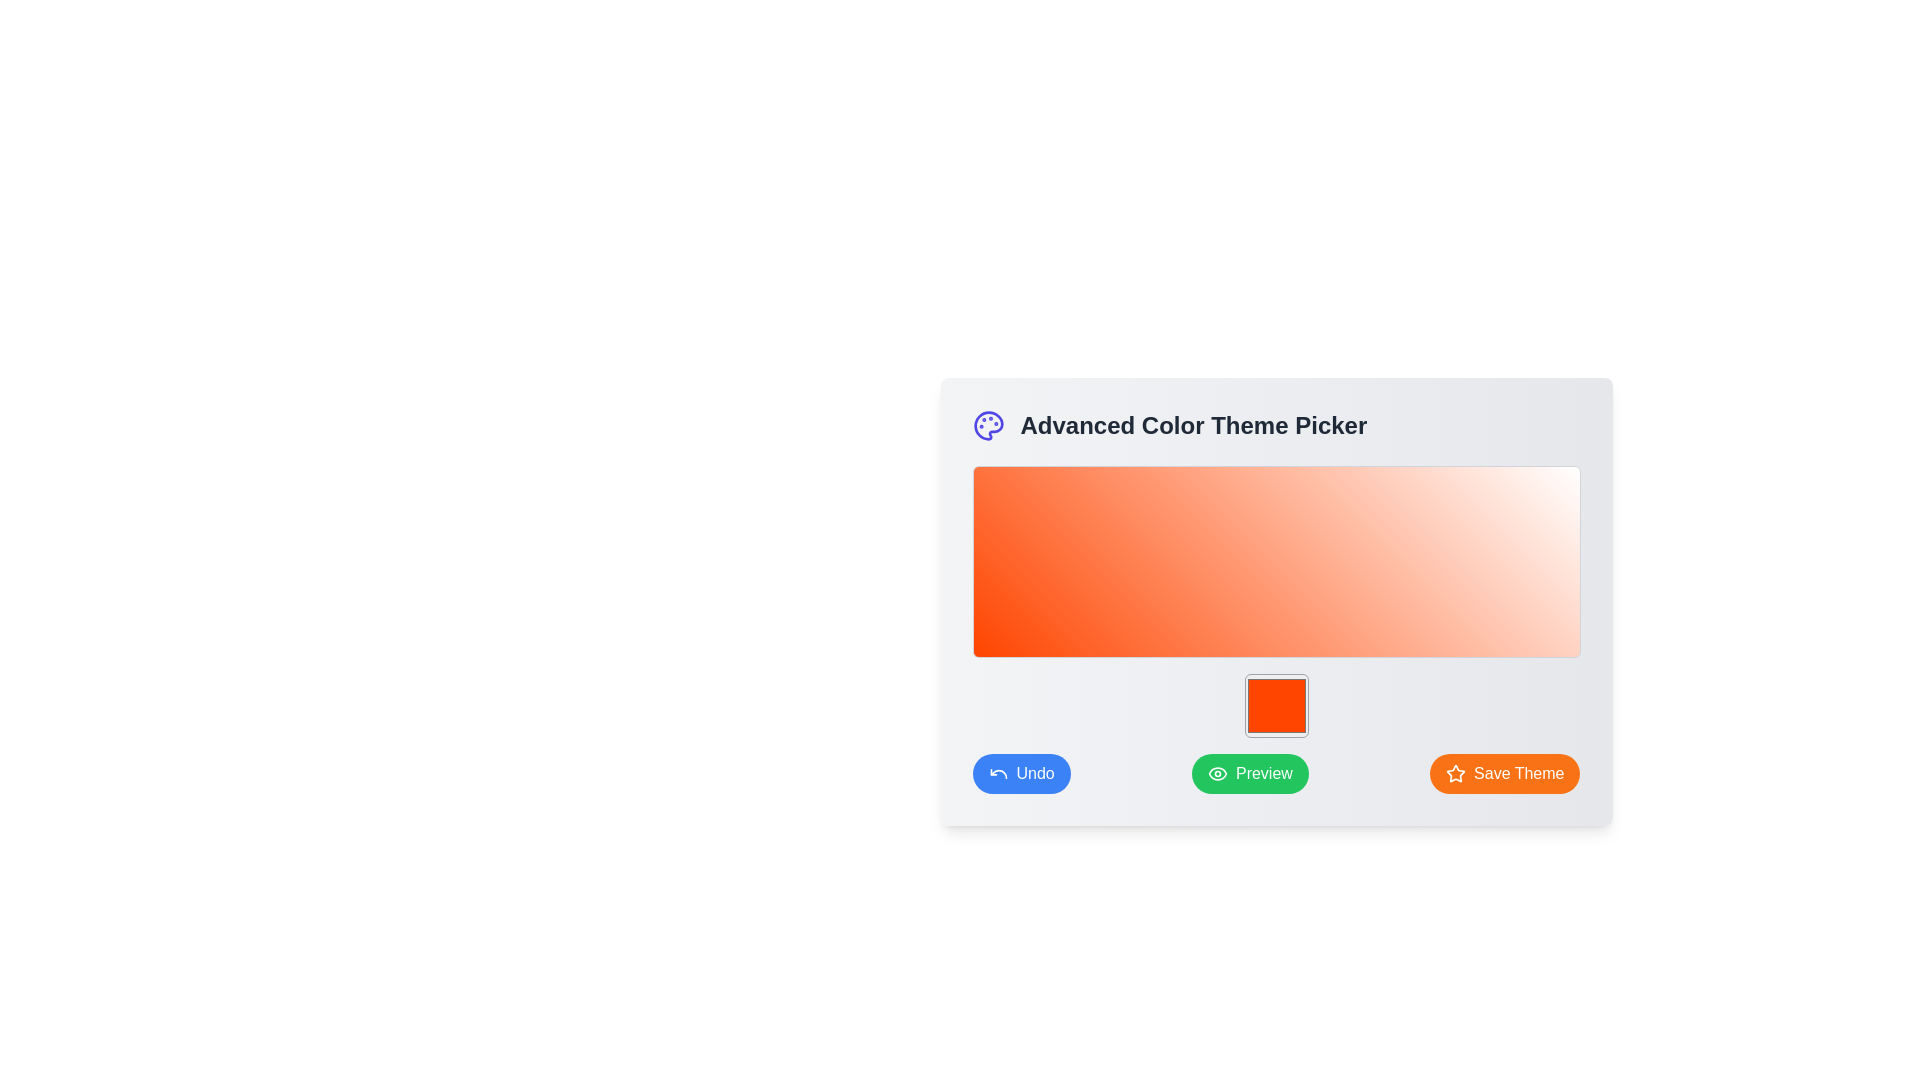 The width and height of the screenshot is (1920, 1080). I want to click on the orange star-shaped icon located near the bottom right corner of the interface, so click(1456, 772).